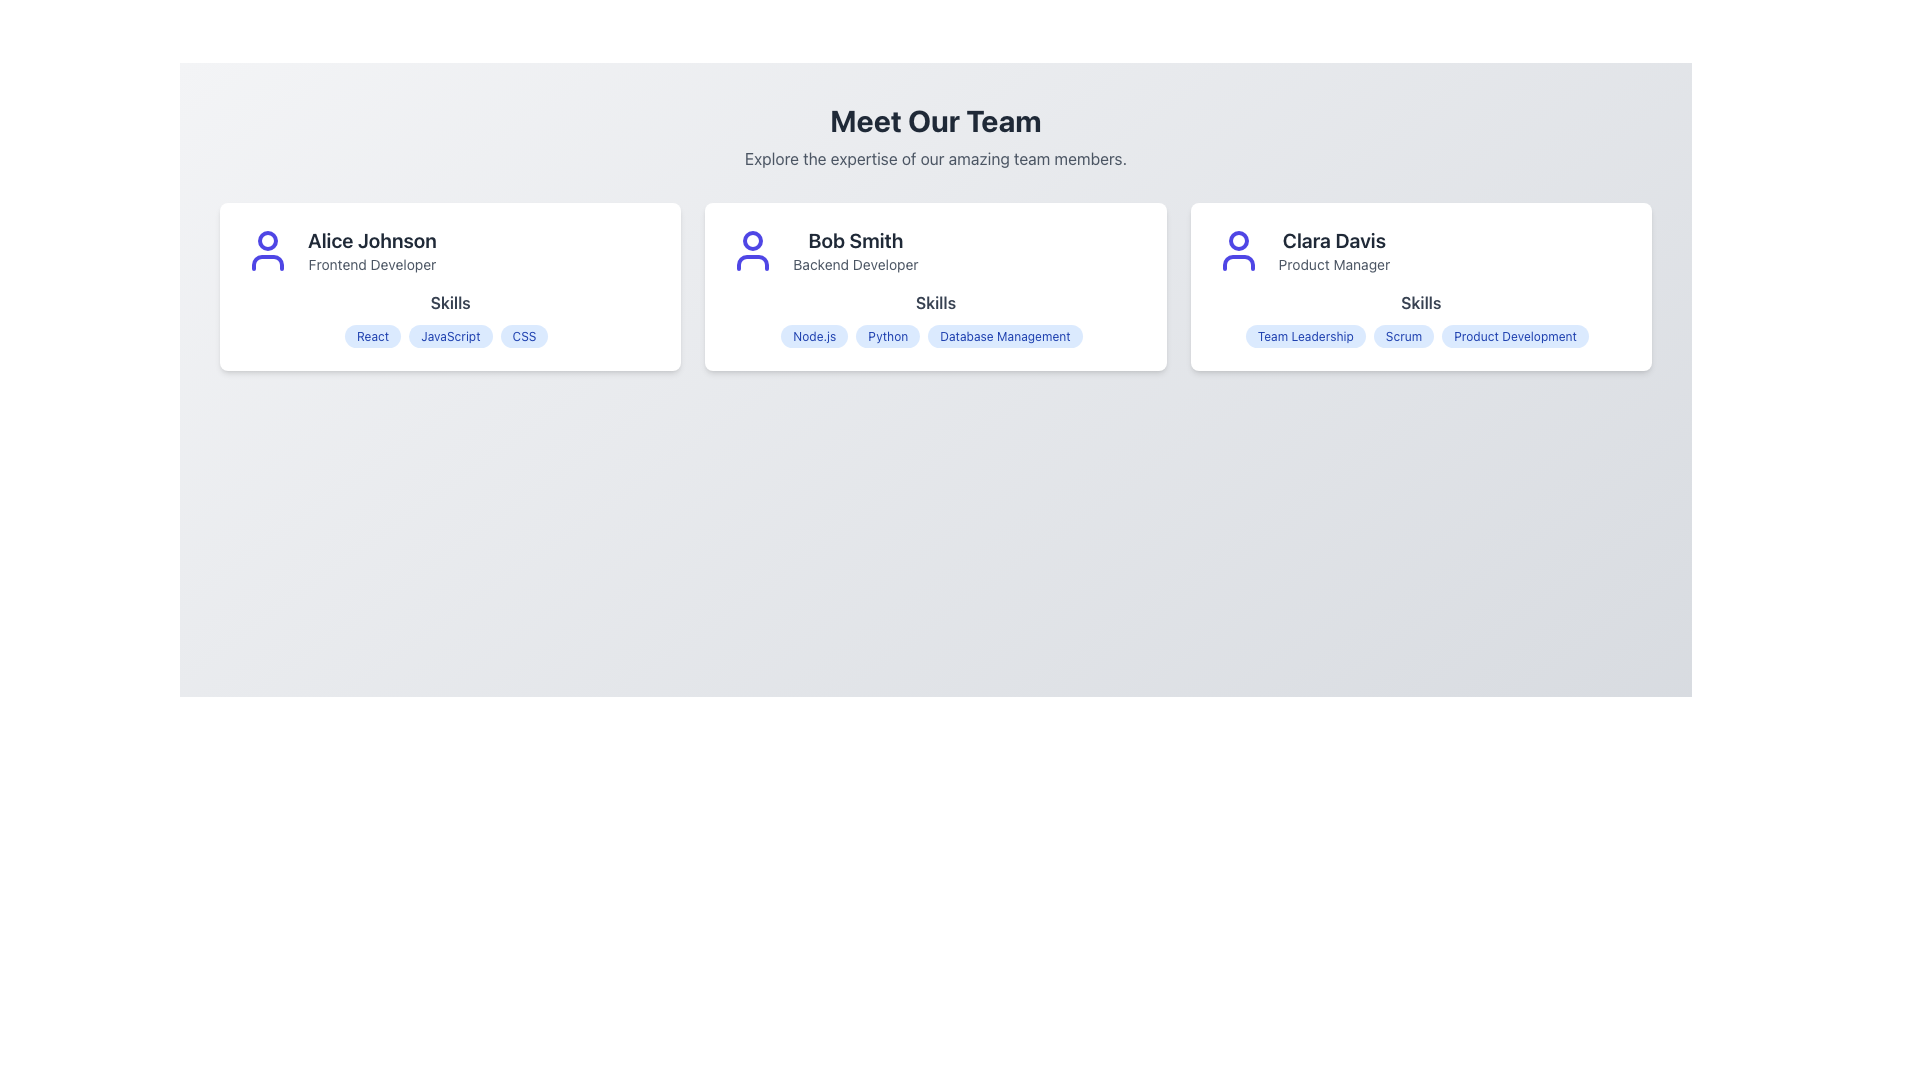 This screenshot has height=1080, width=1920. What do you see at coordinates (1420, 249) in the screenshot?
I see `the profile summary block for 'Clara Davis'` at bounding box center [1420, 249].